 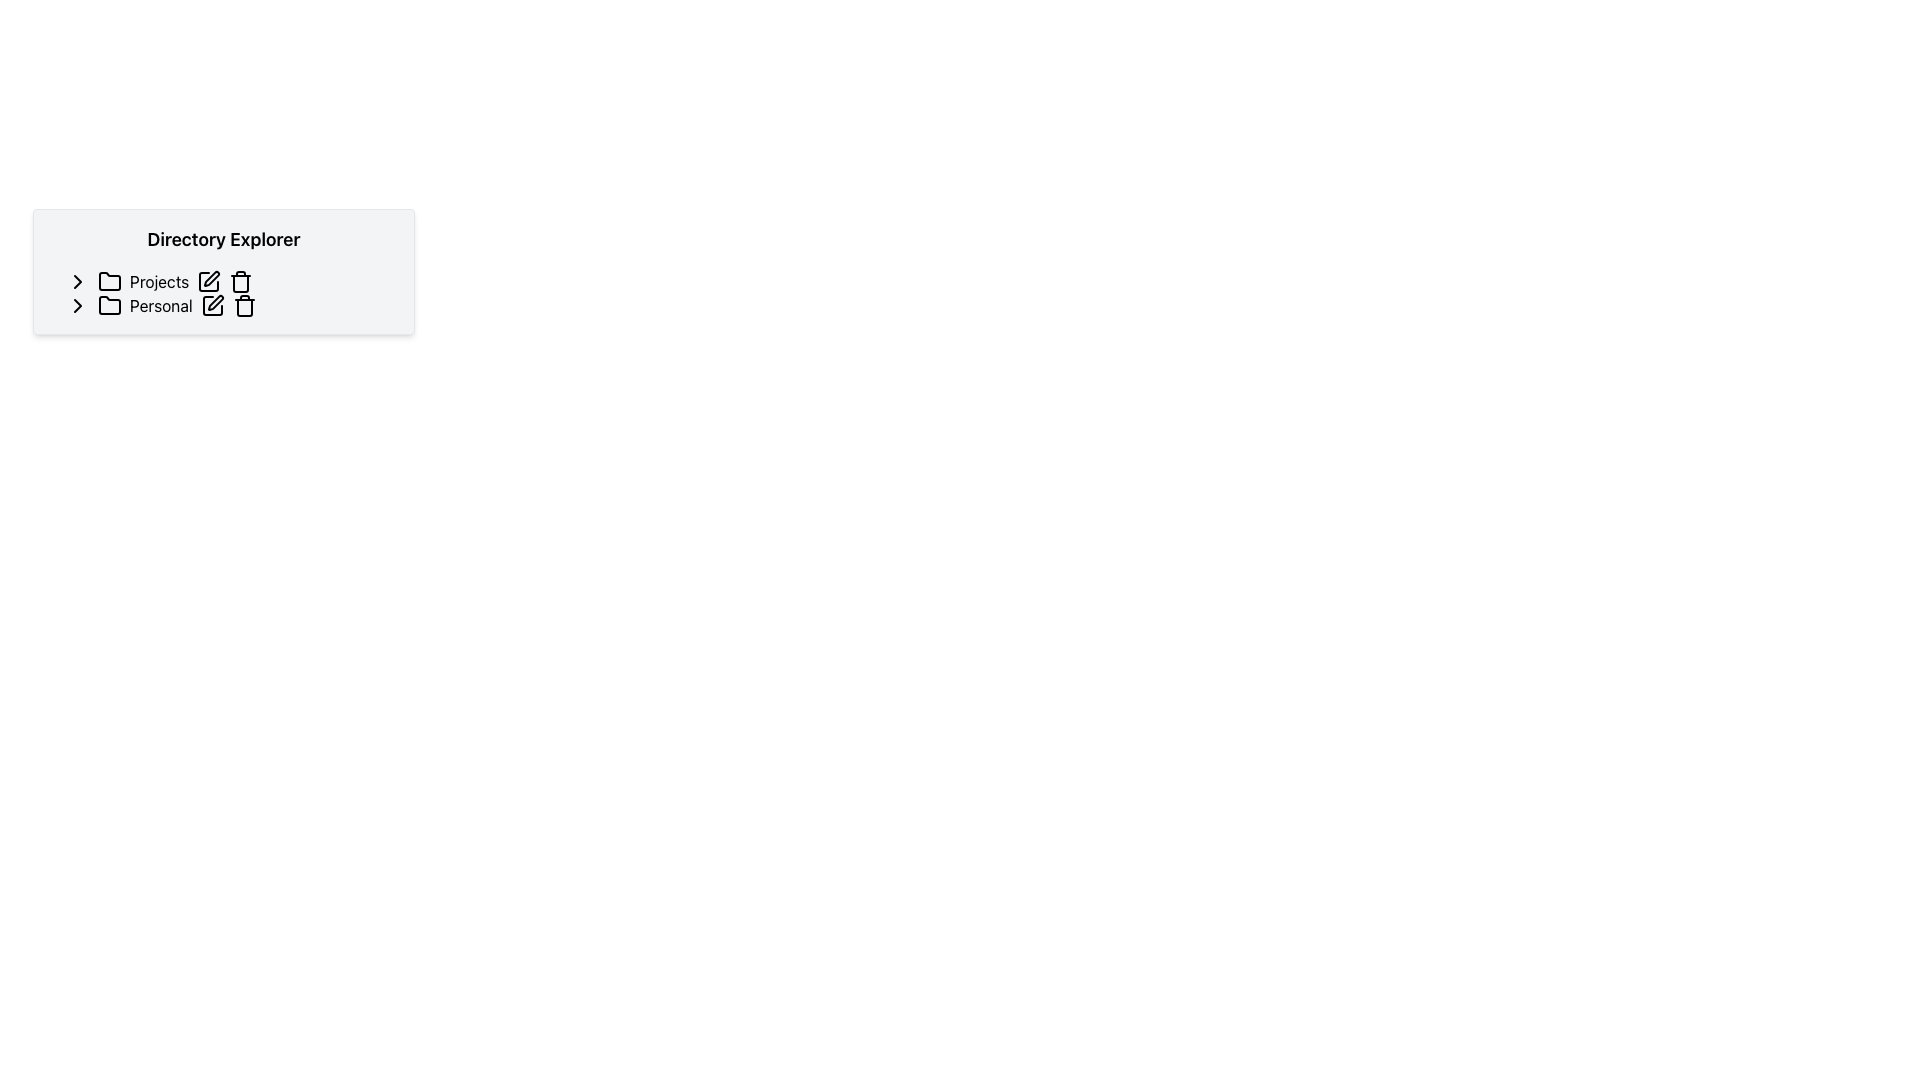 What do you see at coordinates (228, 305) in the screenshot?
I see `the pencil icon in the Action Control Group for the 'Personal' directory, which will turn blue upon hovering` at bounding box center [228, 305].